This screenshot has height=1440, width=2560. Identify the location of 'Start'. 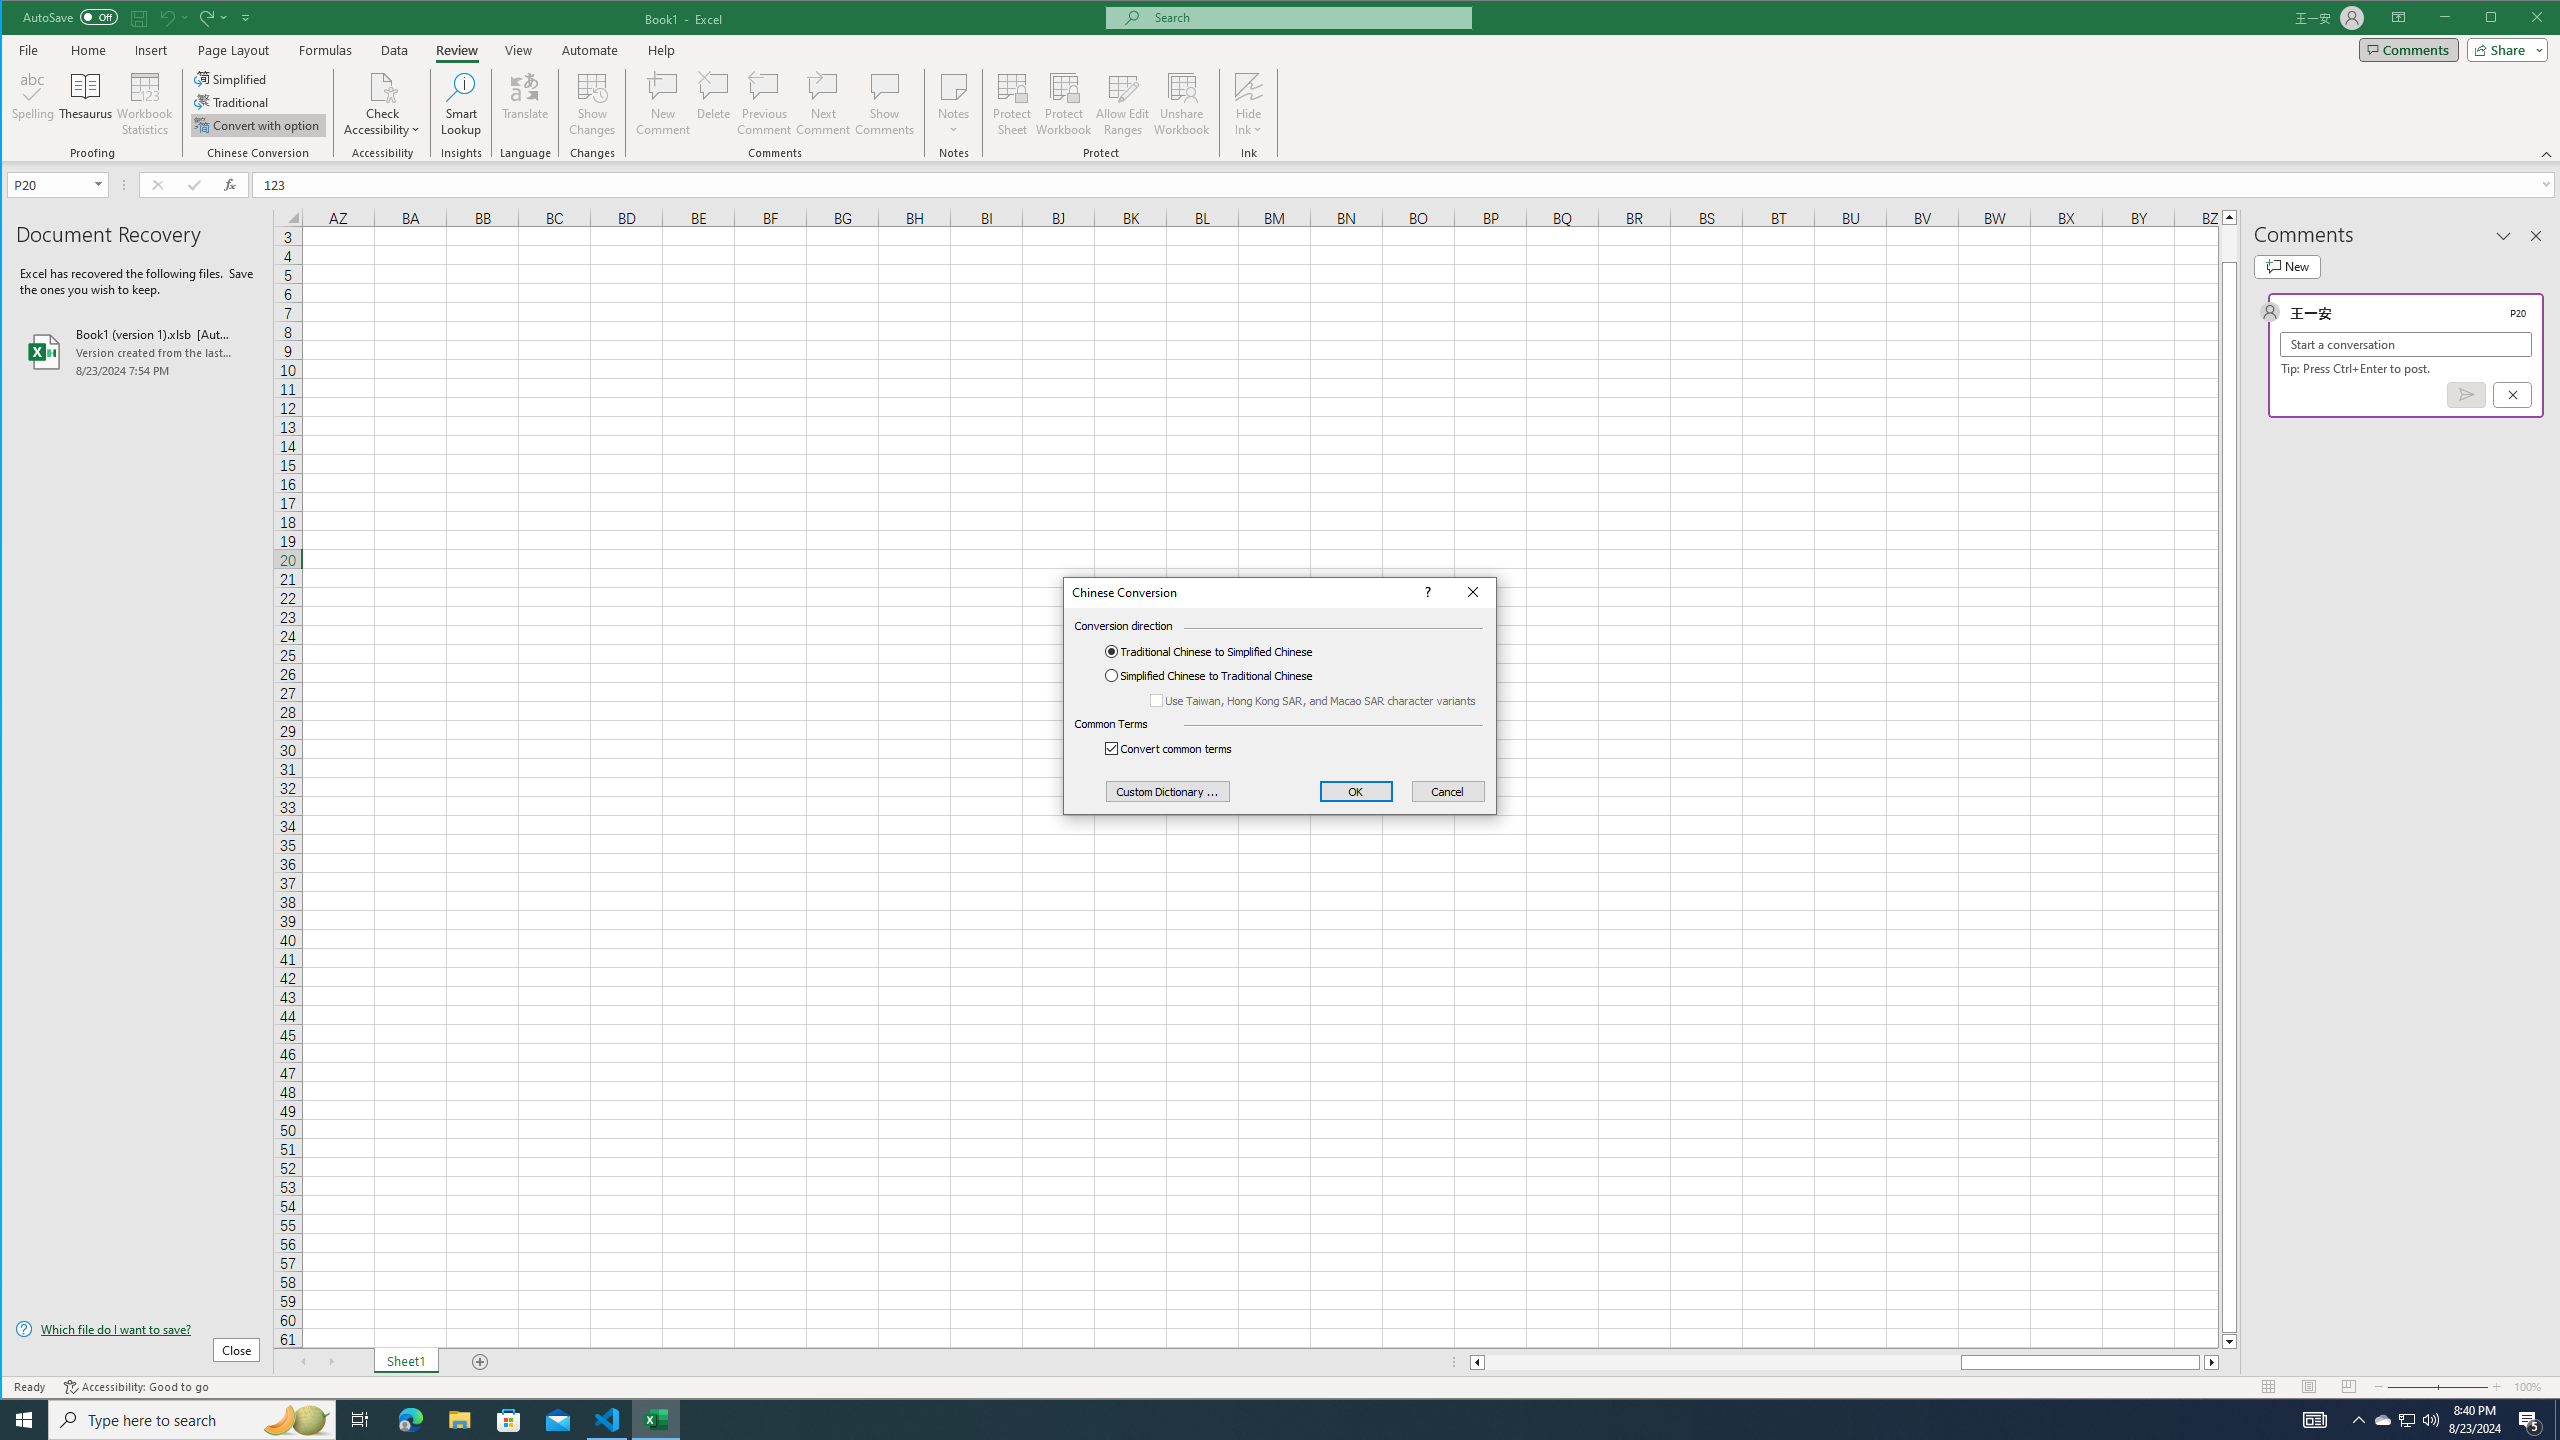
(24, 1418).